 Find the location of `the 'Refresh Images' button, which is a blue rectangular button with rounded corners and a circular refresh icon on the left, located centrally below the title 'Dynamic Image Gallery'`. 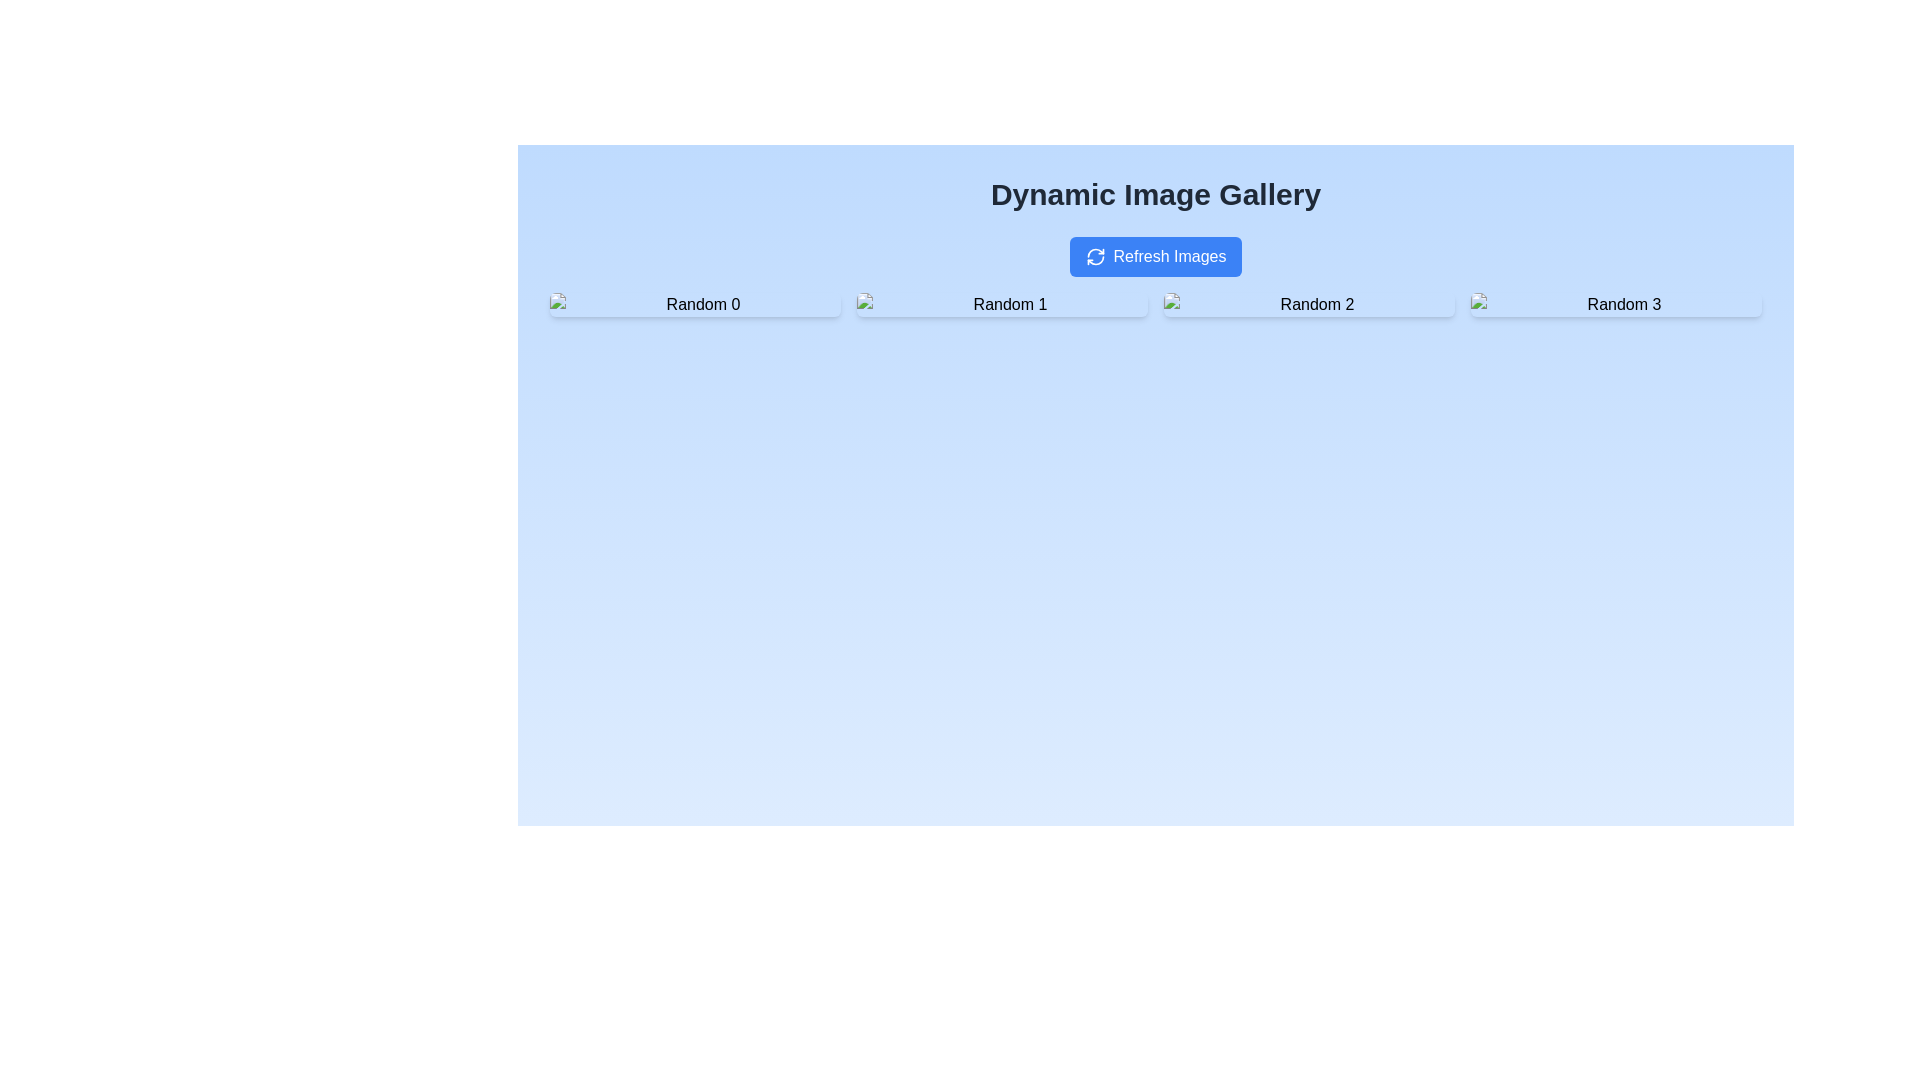

the 'Refresh Images' button, which is a blue rectangular button with rounded corners and a circular refresh icon on the left, located centrally below the title 'Dynamic Image Gallery' is located at coordinates (1156, 256).